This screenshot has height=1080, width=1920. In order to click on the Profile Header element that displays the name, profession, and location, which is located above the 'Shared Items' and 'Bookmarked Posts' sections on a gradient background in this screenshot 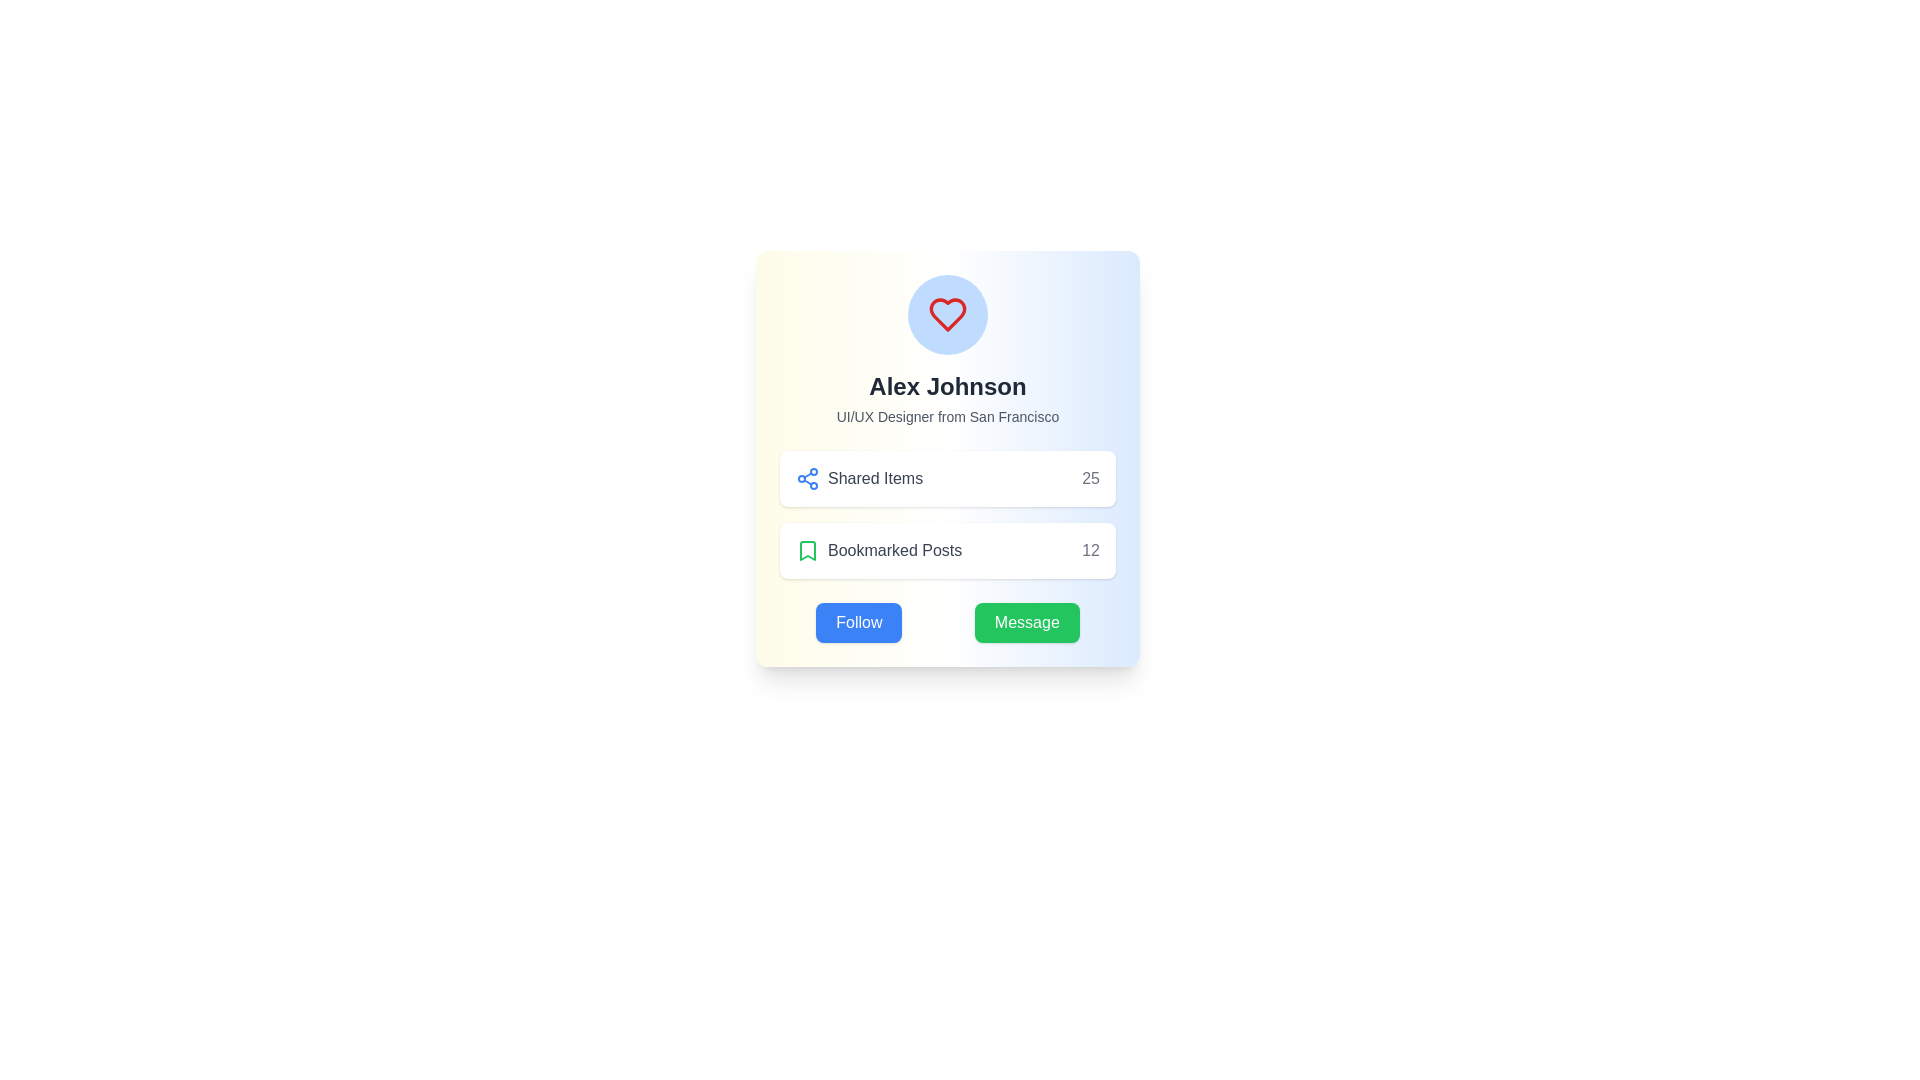, I will do `click(947, 350)`.